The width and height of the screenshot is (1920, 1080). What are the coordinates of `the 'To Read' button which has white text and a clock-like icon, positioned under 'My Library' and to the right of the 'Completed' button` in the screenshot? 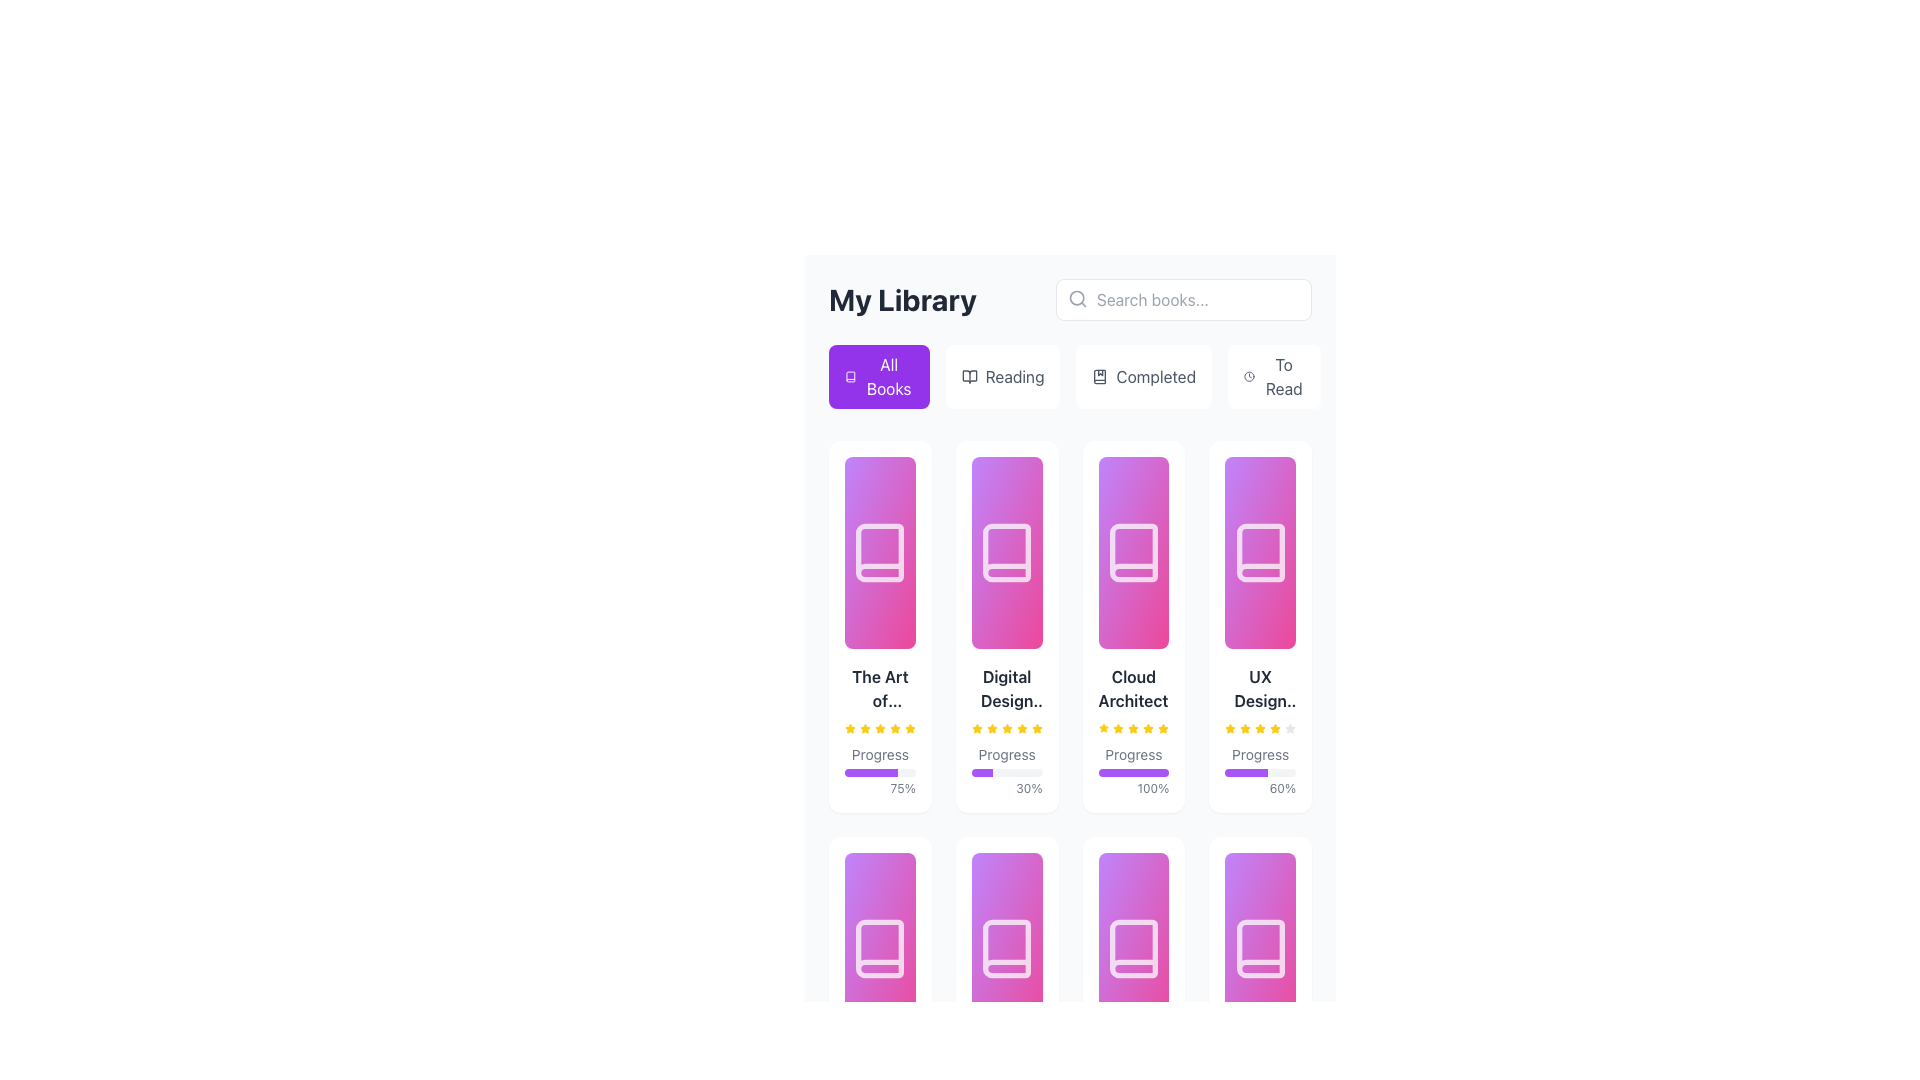 It's located at (1273, 377).